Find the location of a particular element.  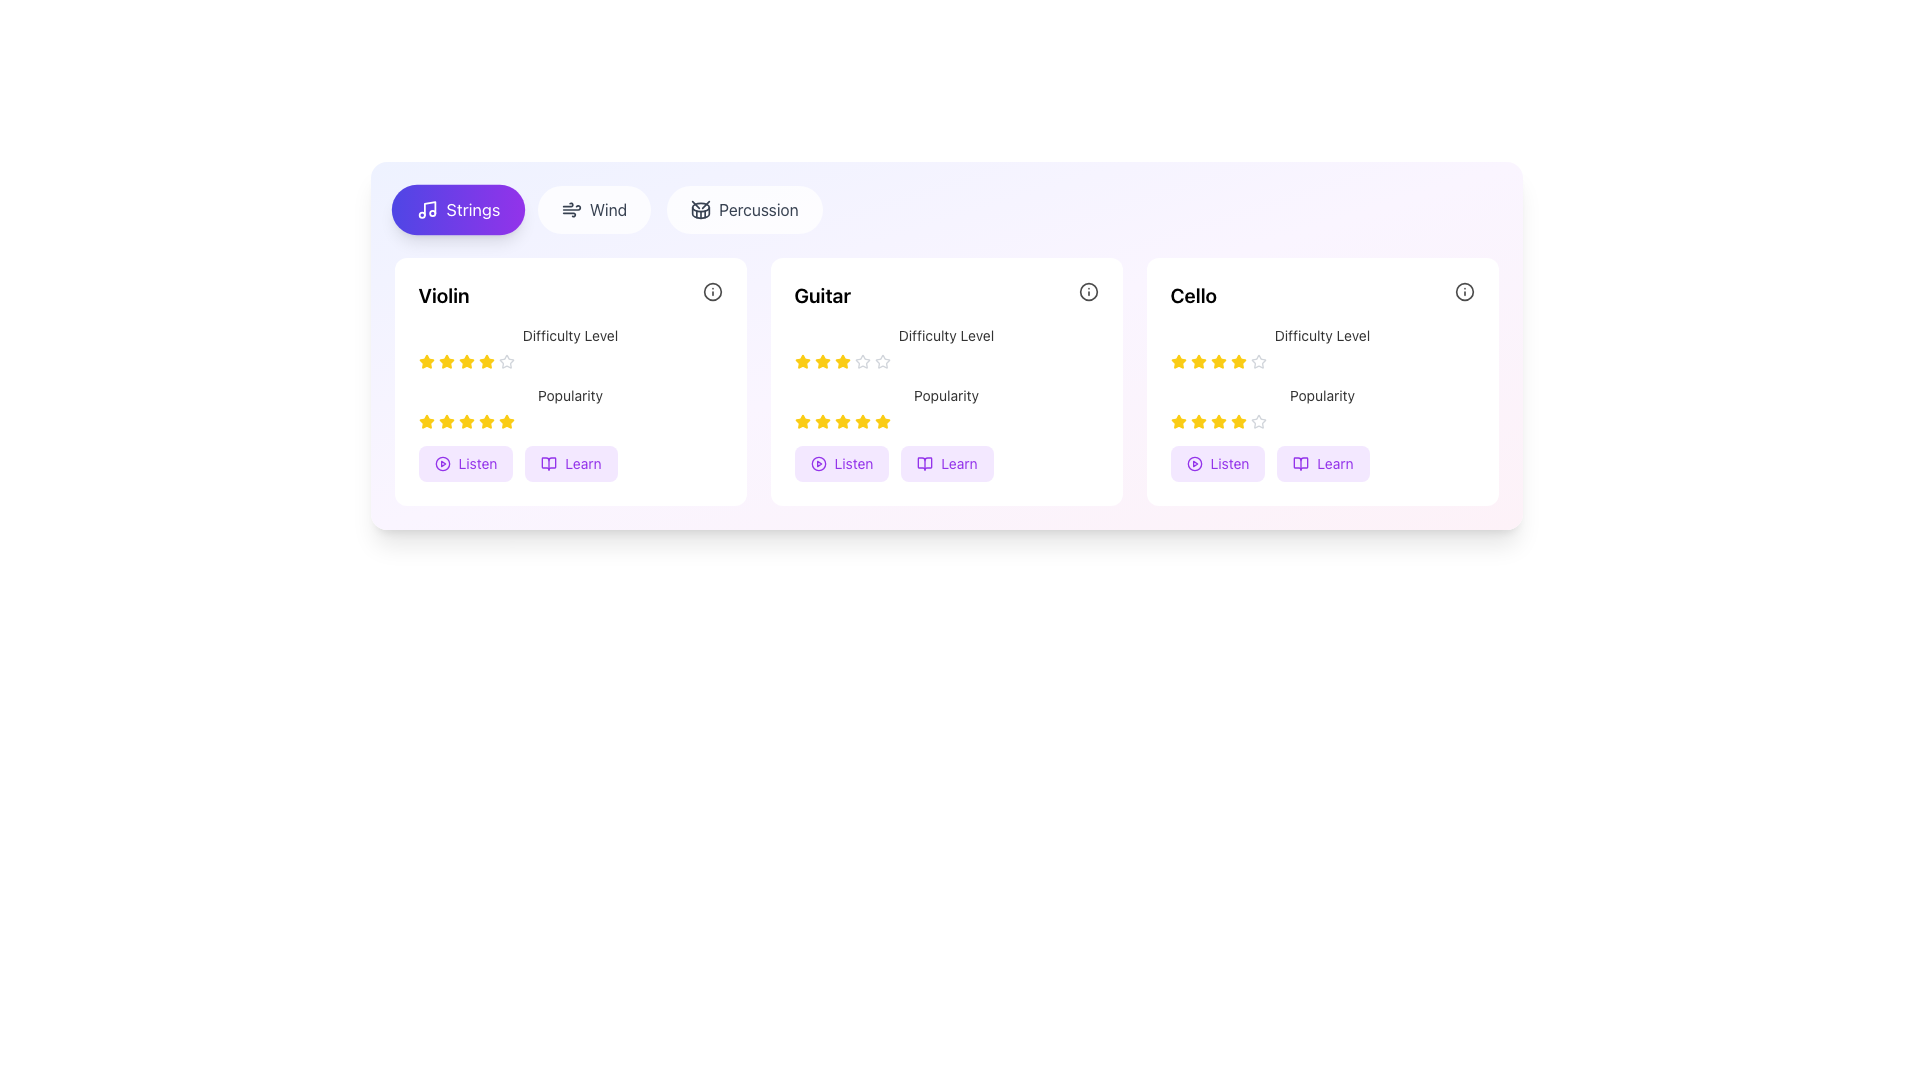

the first star icon in the rating component under the 'Difficulty Level' label for the 'Cello' card to provide a rating is located at coordinates (1177, 361).